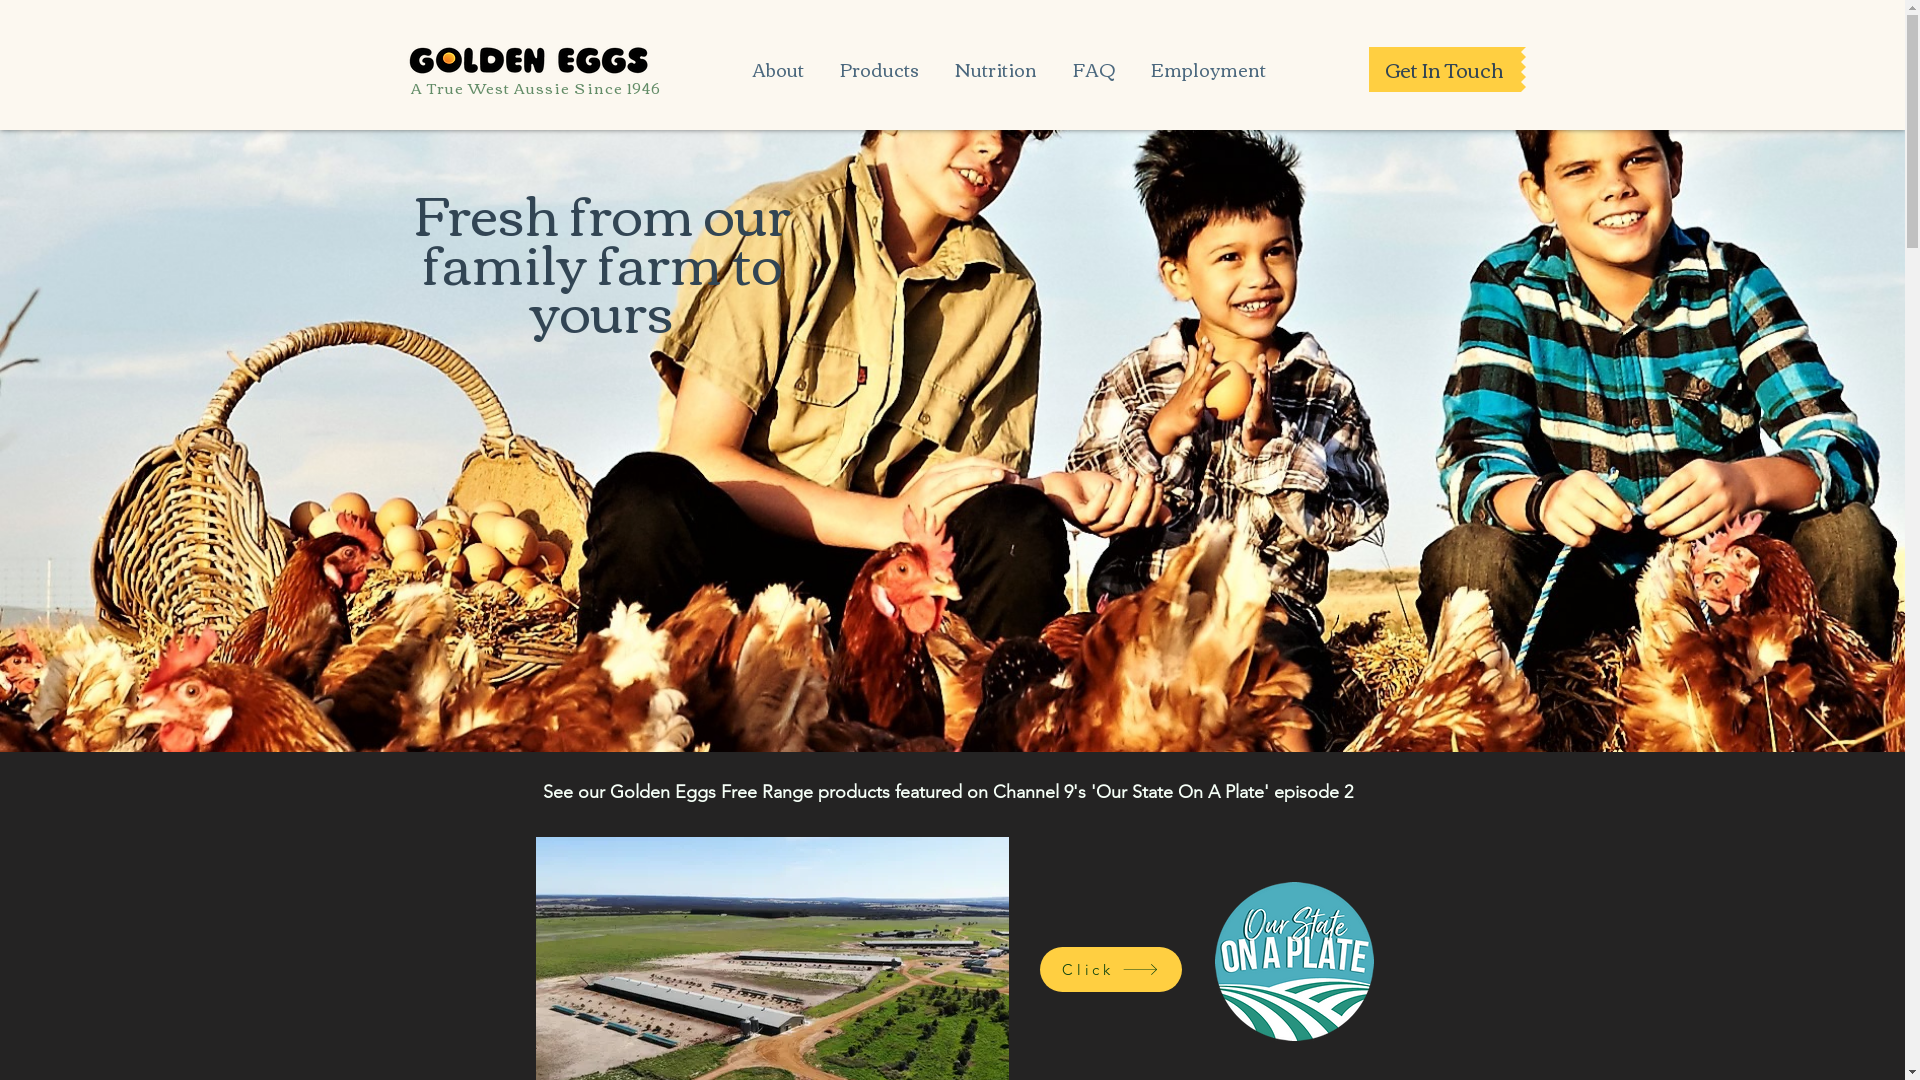  Describe the element at coordinates (776, 59) in the screenshot. I see `'About'` at that location.